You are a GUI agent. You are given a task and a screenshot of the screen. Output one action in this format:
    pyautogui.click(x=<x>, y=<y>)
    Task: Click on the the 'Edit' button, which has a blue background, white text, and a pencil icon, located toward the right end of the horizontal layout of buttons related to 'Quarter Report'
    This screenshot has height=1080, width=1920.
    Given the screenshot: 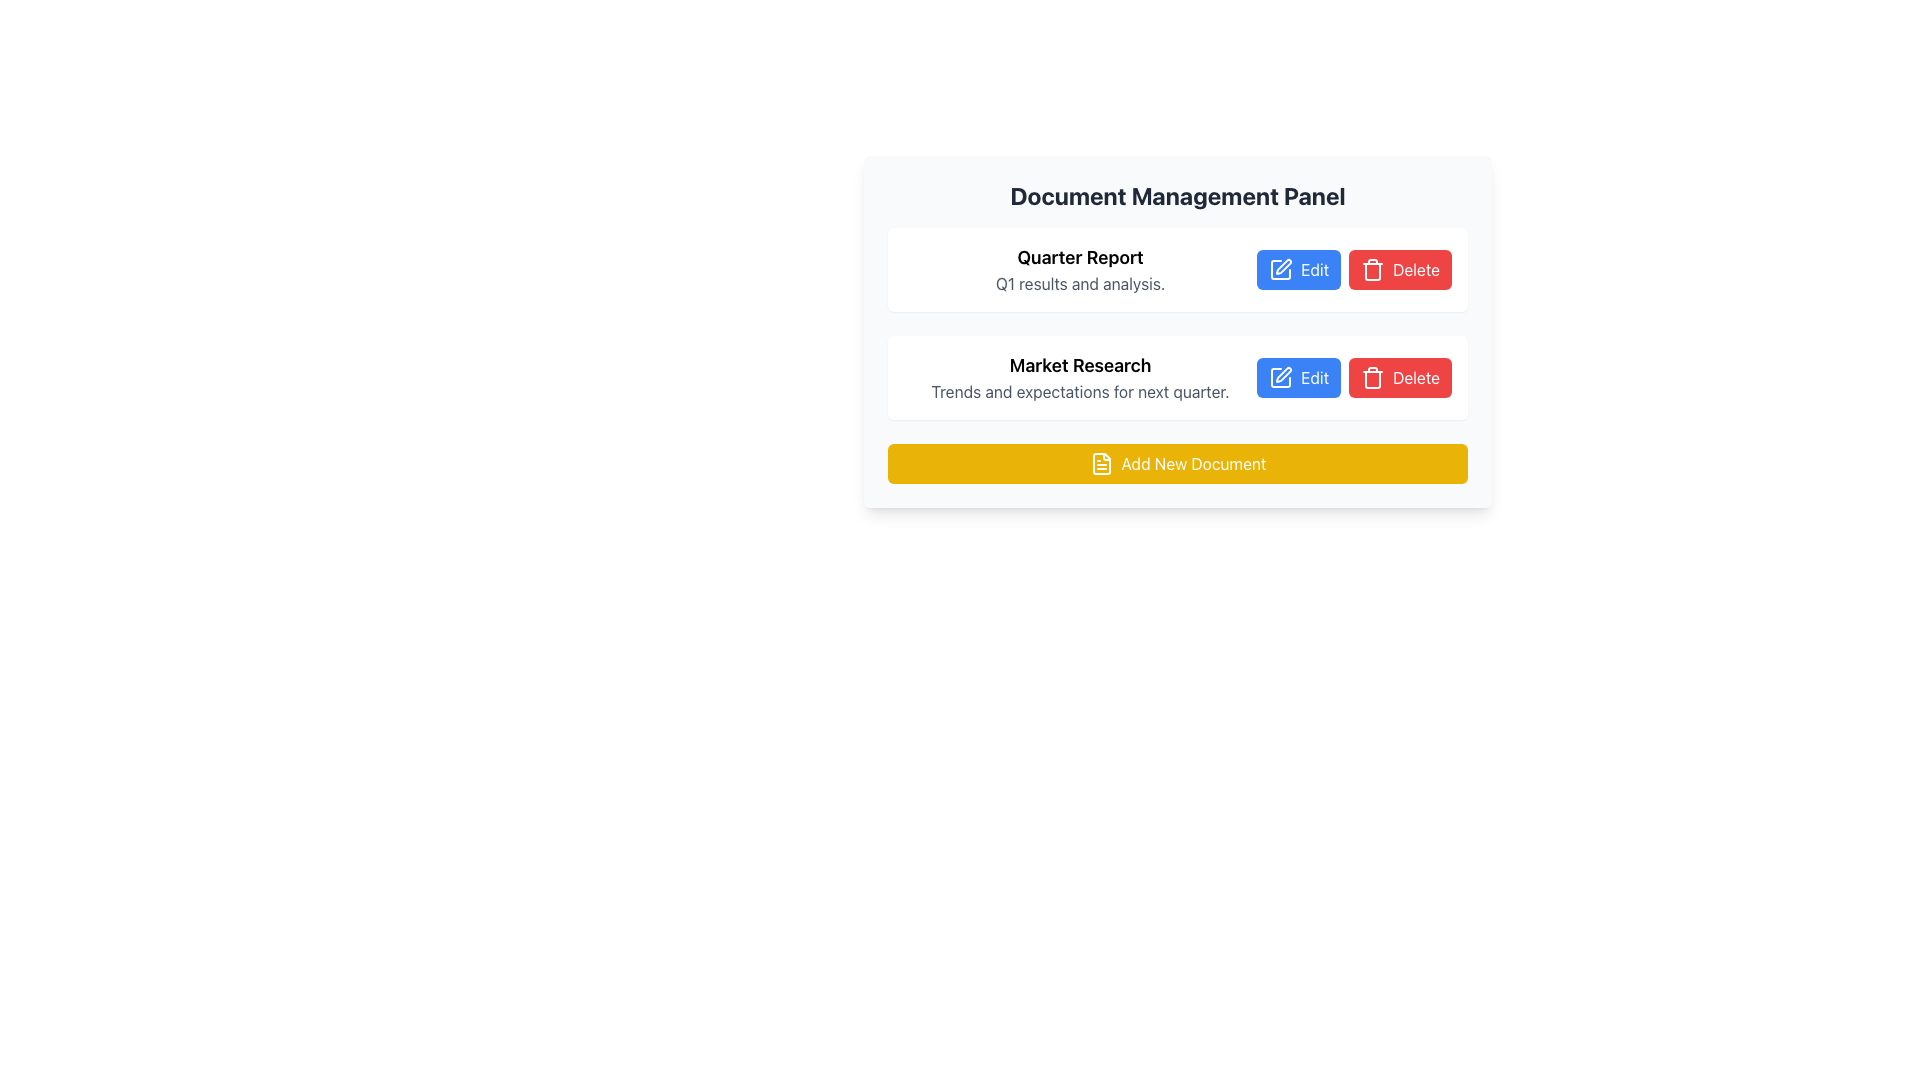 What is the action you would take?
    pyautogui.click(x=1299, y=270)
    